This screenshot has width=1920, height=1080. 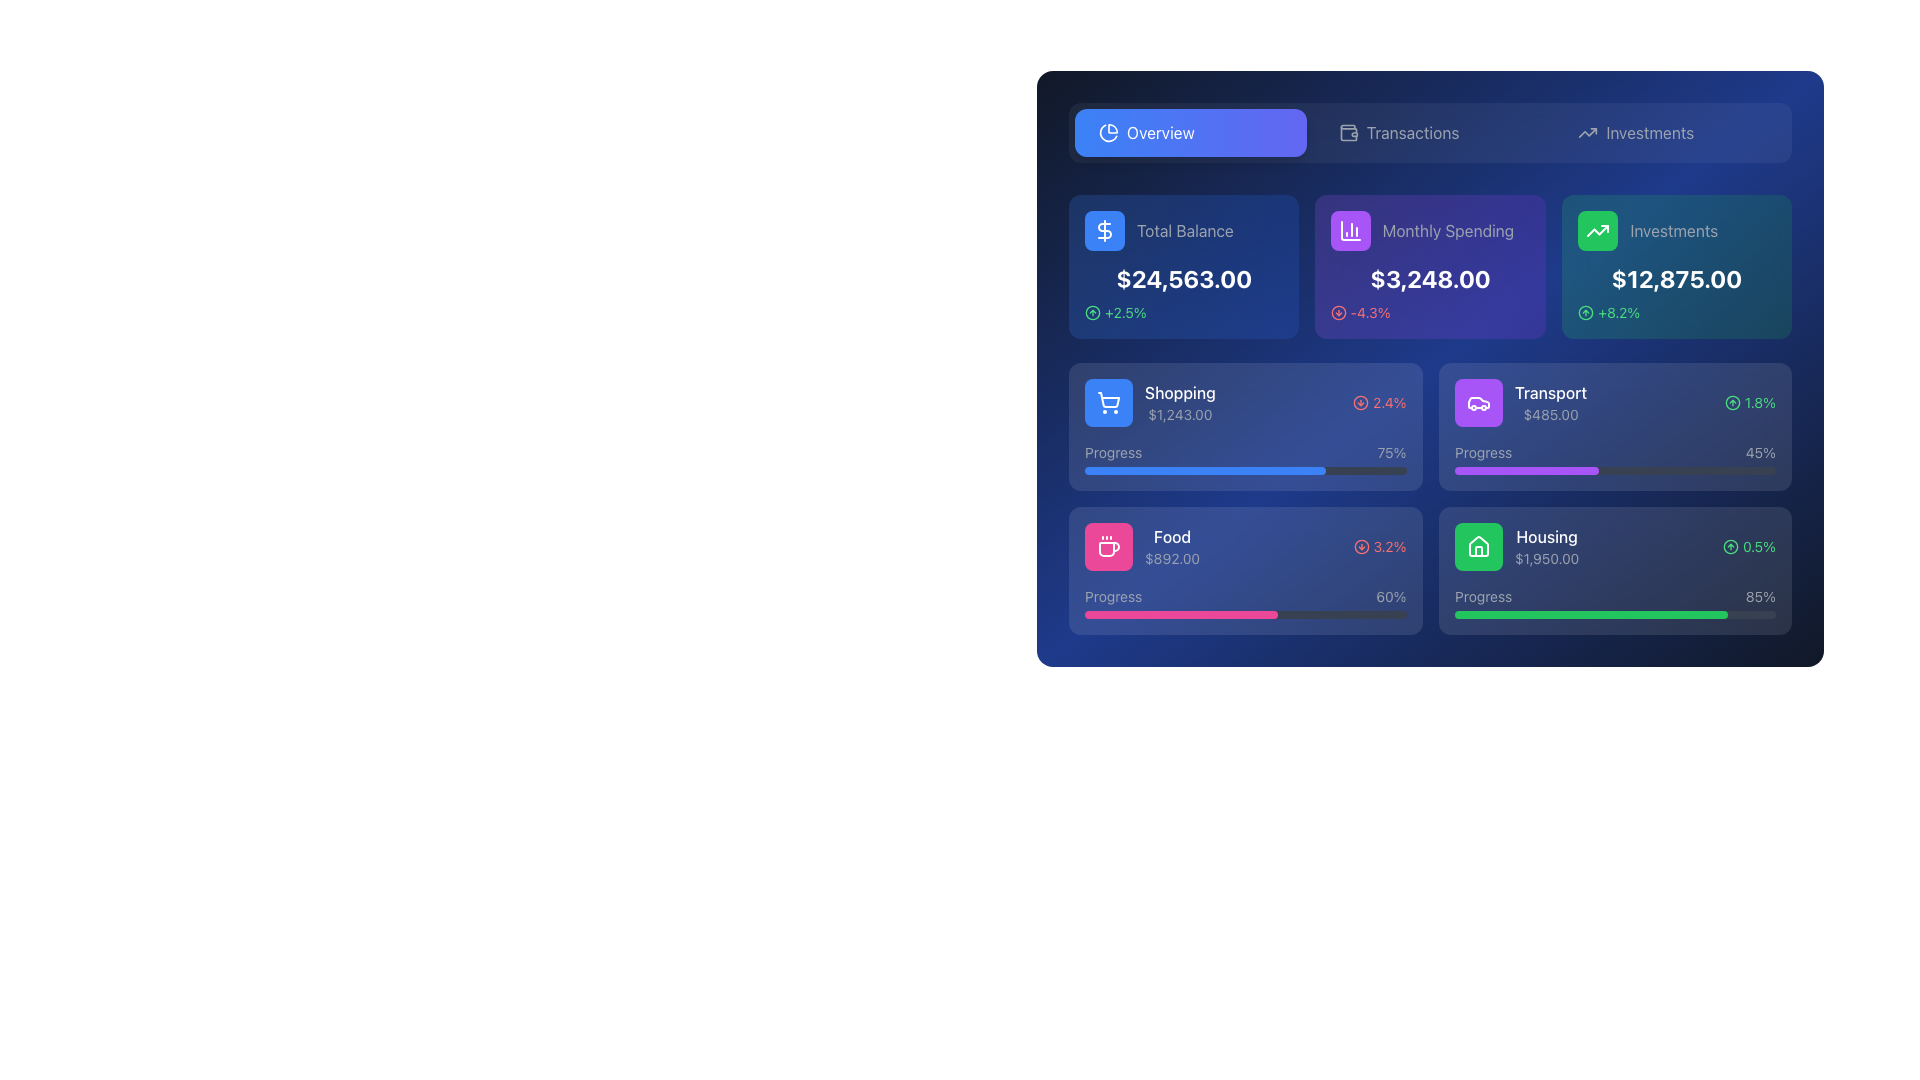 I want to click on the Text Label located at the top of the 'Food' card in the second row of the grid layout, so click(x=1172, y=535).